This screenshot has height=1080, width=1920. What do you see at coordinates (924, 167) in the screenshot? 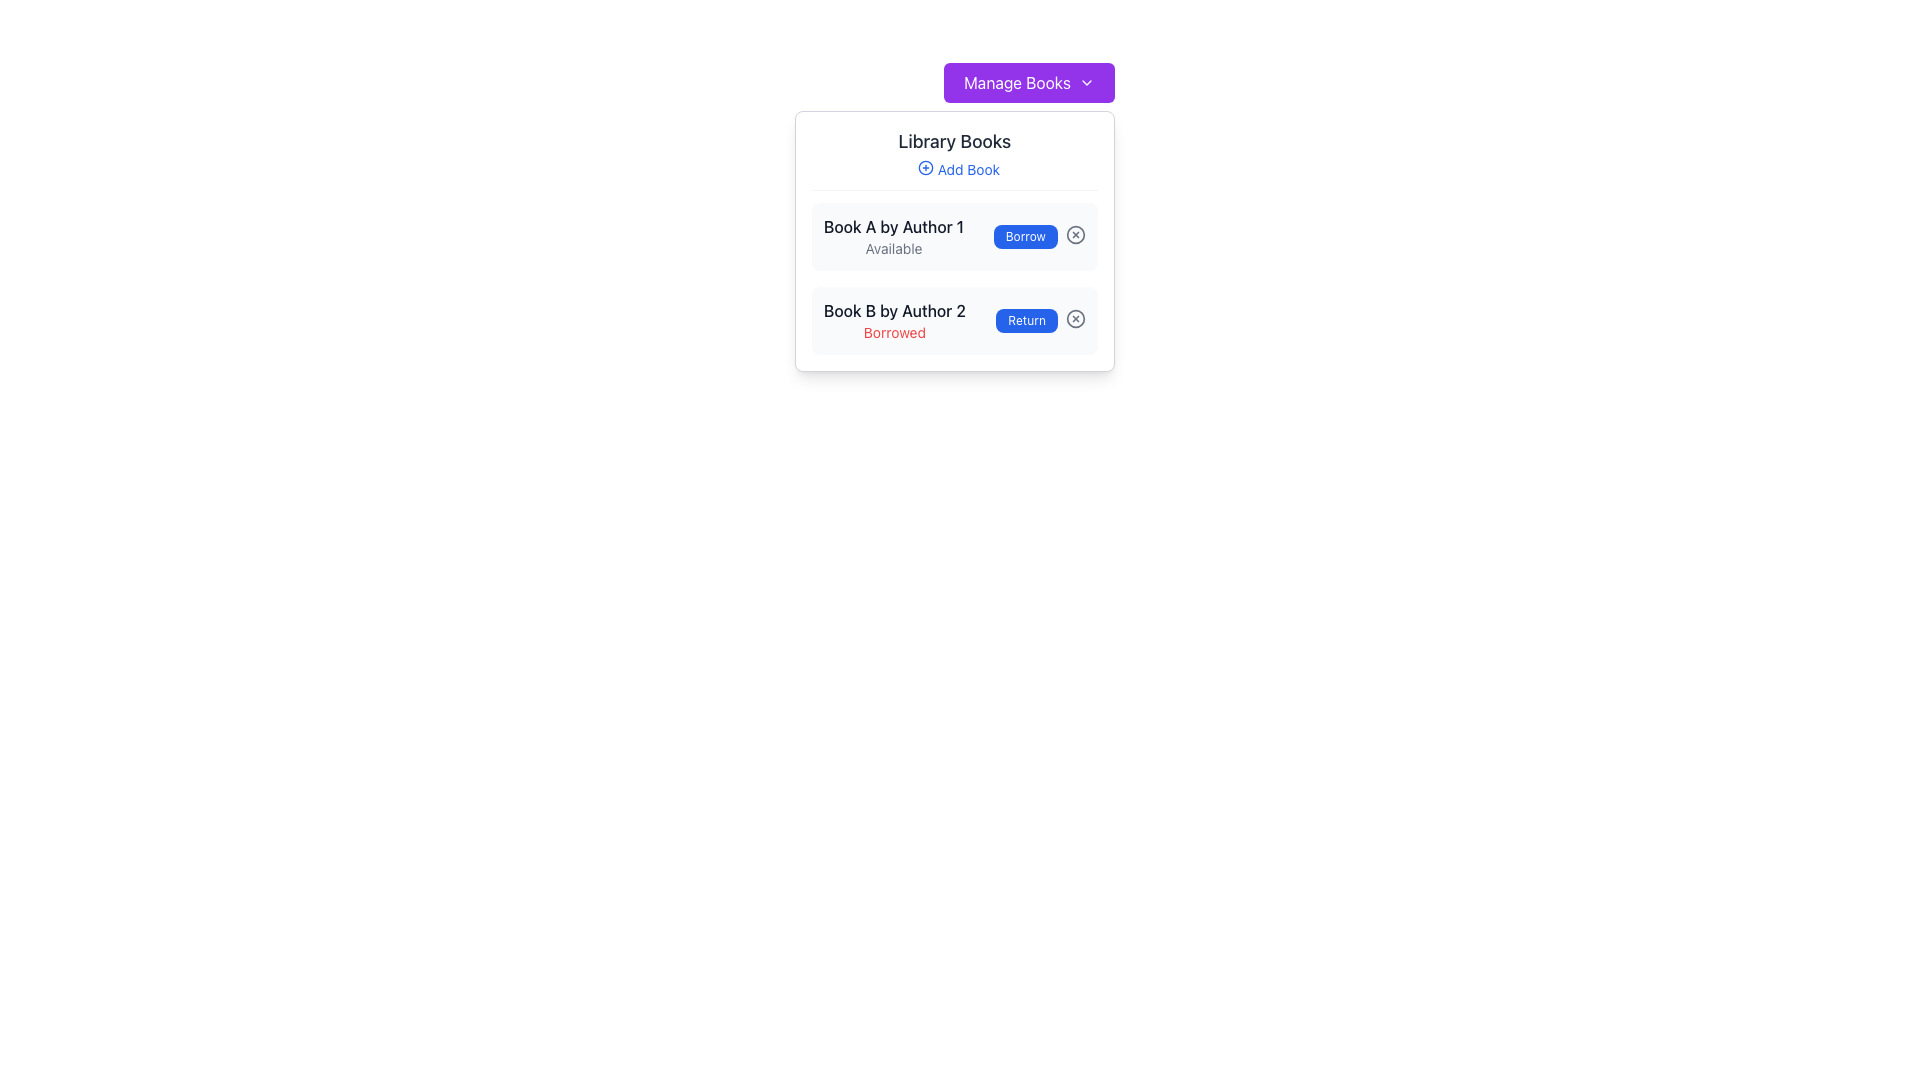
I see `the icon that indicates the possibility of adding a book, located to the immediate left of the 'Add Book' label in the 'Library Books' dialog box` at bounding box center [924, 167].